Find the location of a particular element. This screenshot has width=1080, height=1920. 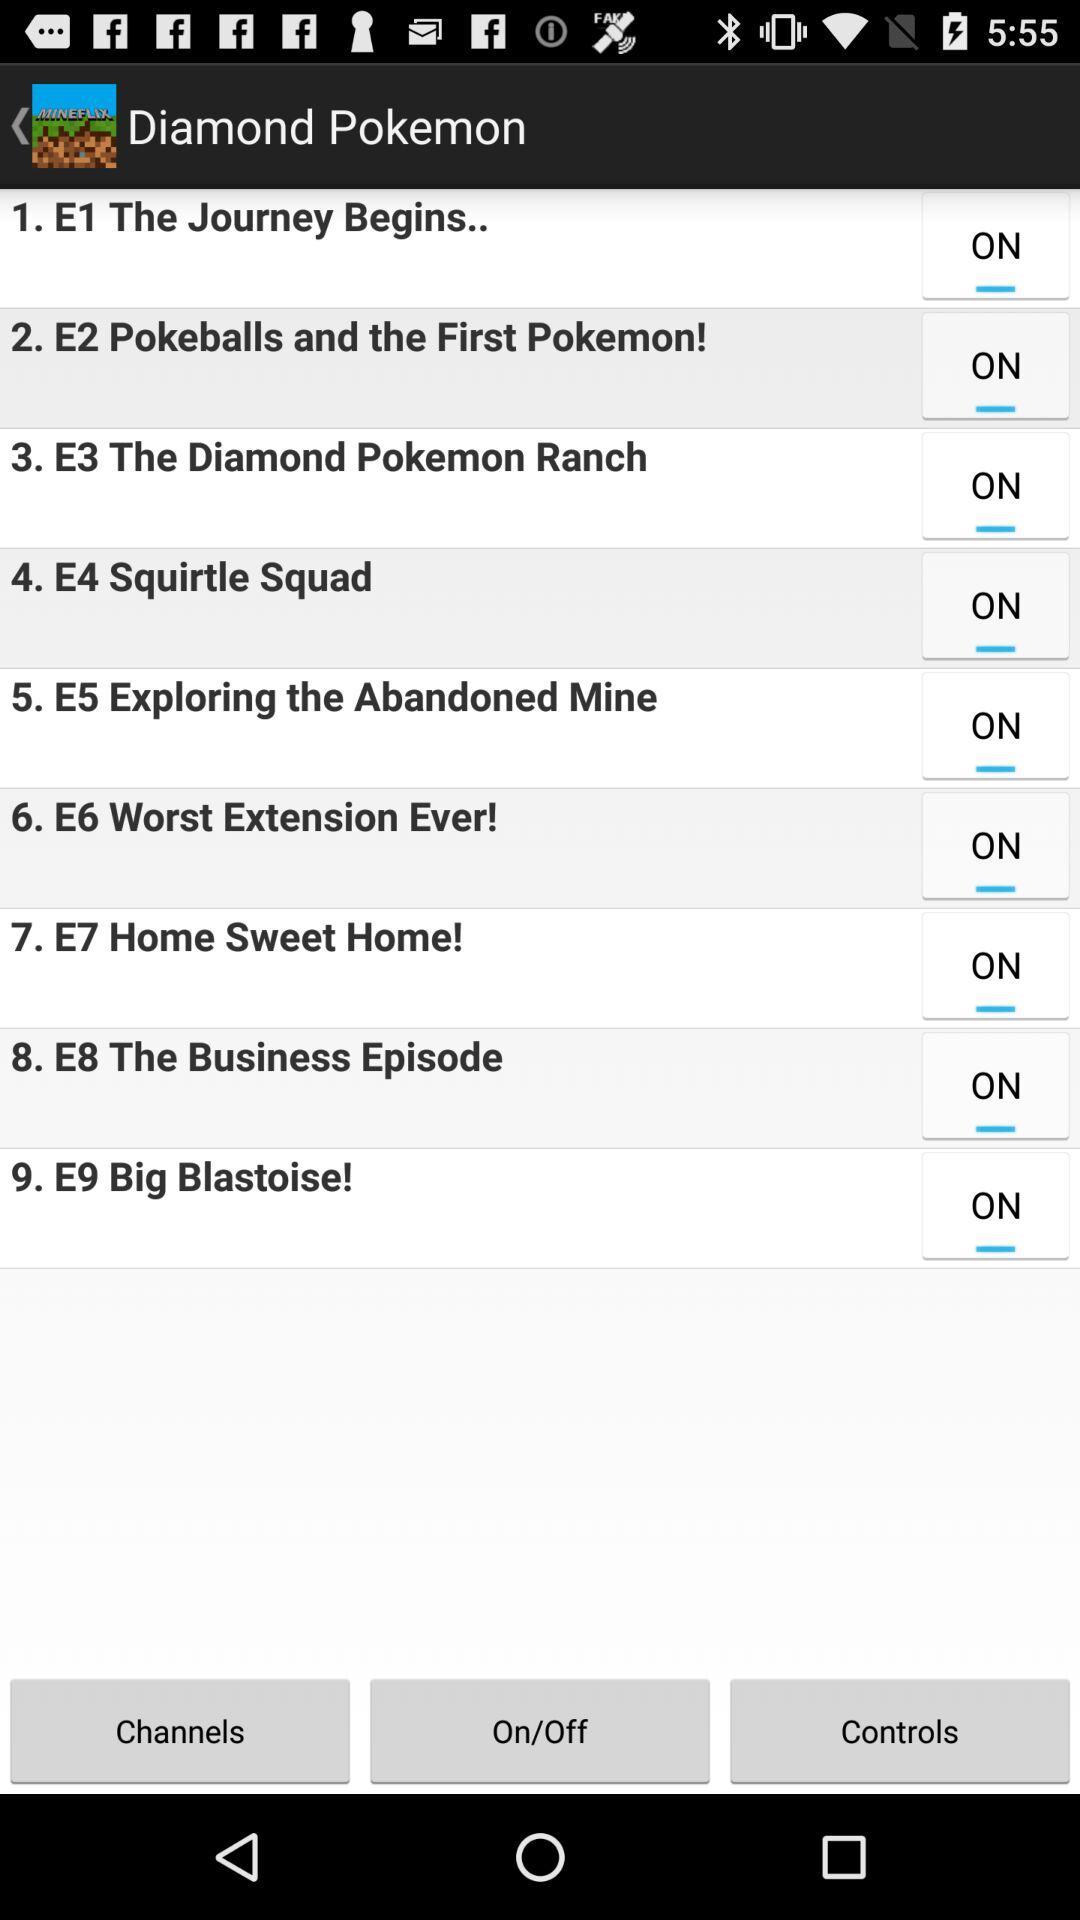

the app below the 2 e2 pokeballs item is located at coordinates (323, 488).